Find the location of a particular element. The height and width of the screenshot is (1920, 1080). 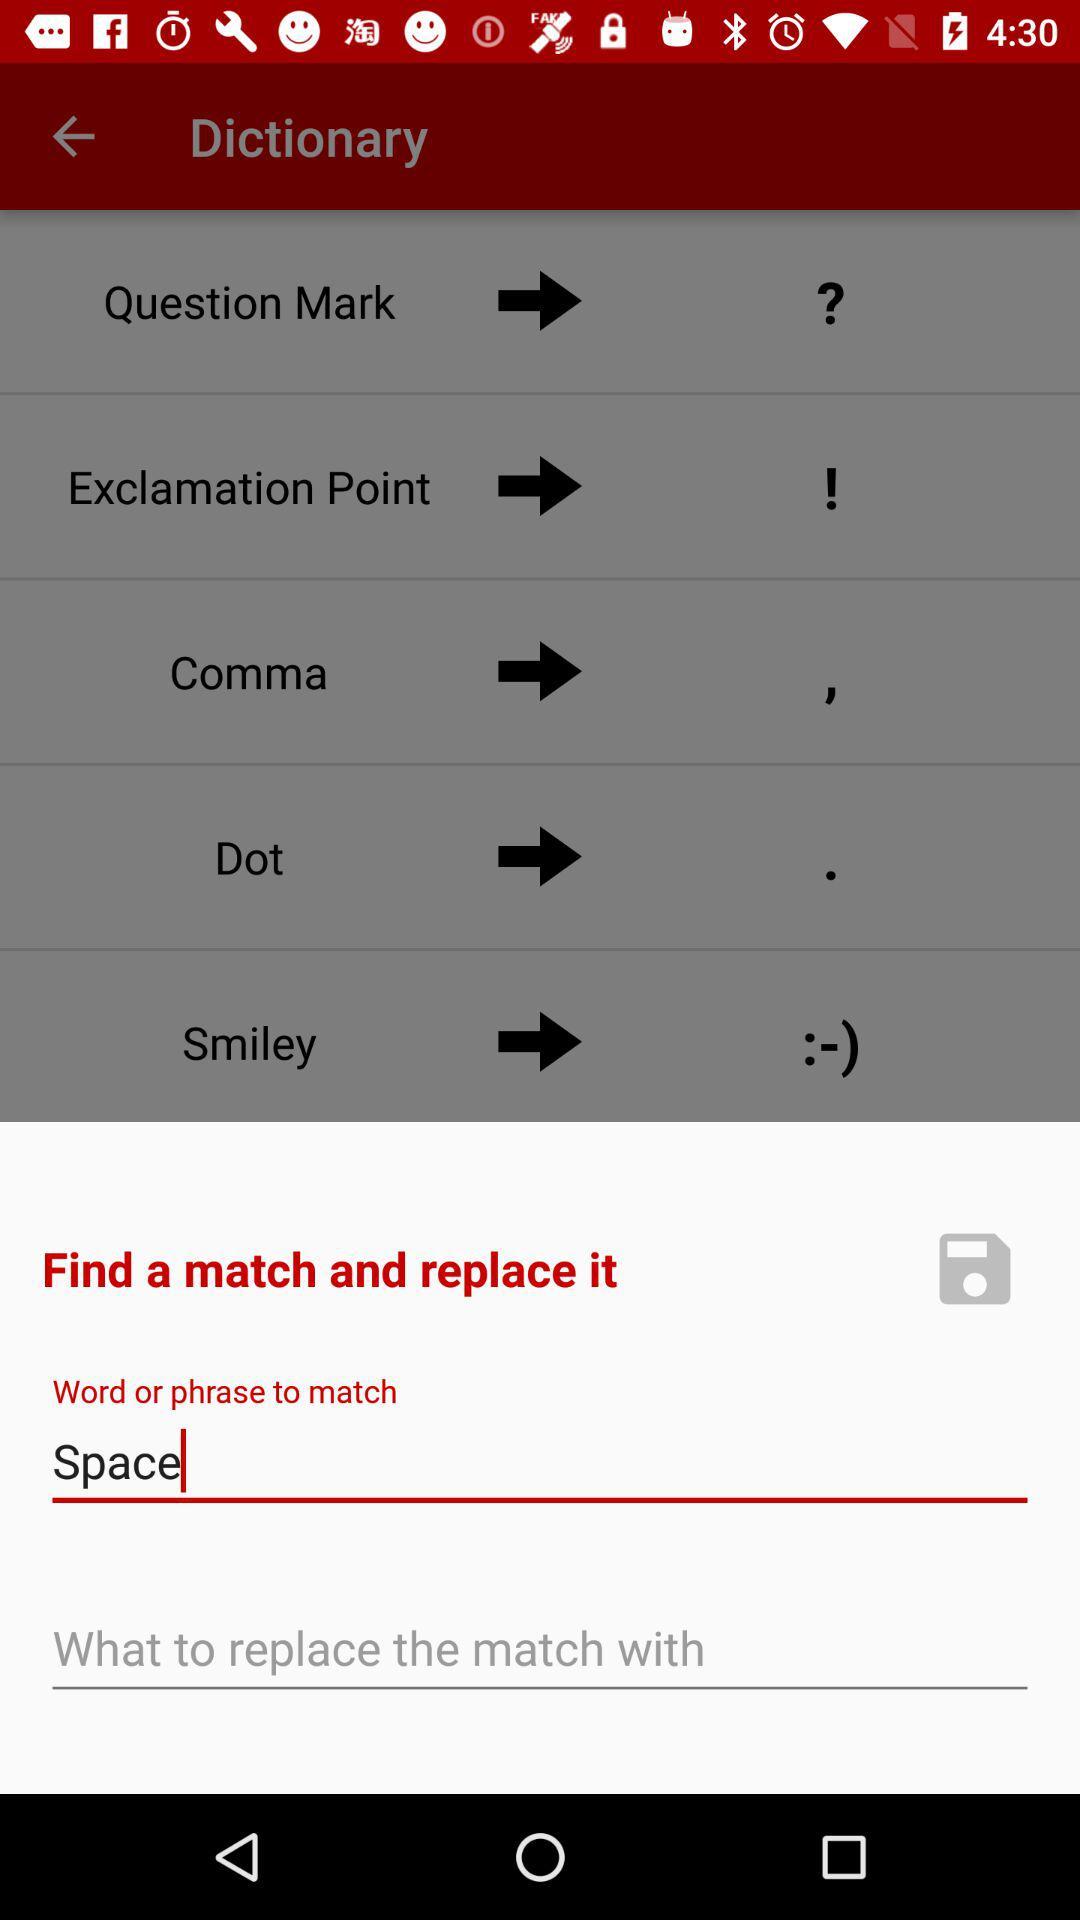

replace textbox is located at coordinates (540, 1650).